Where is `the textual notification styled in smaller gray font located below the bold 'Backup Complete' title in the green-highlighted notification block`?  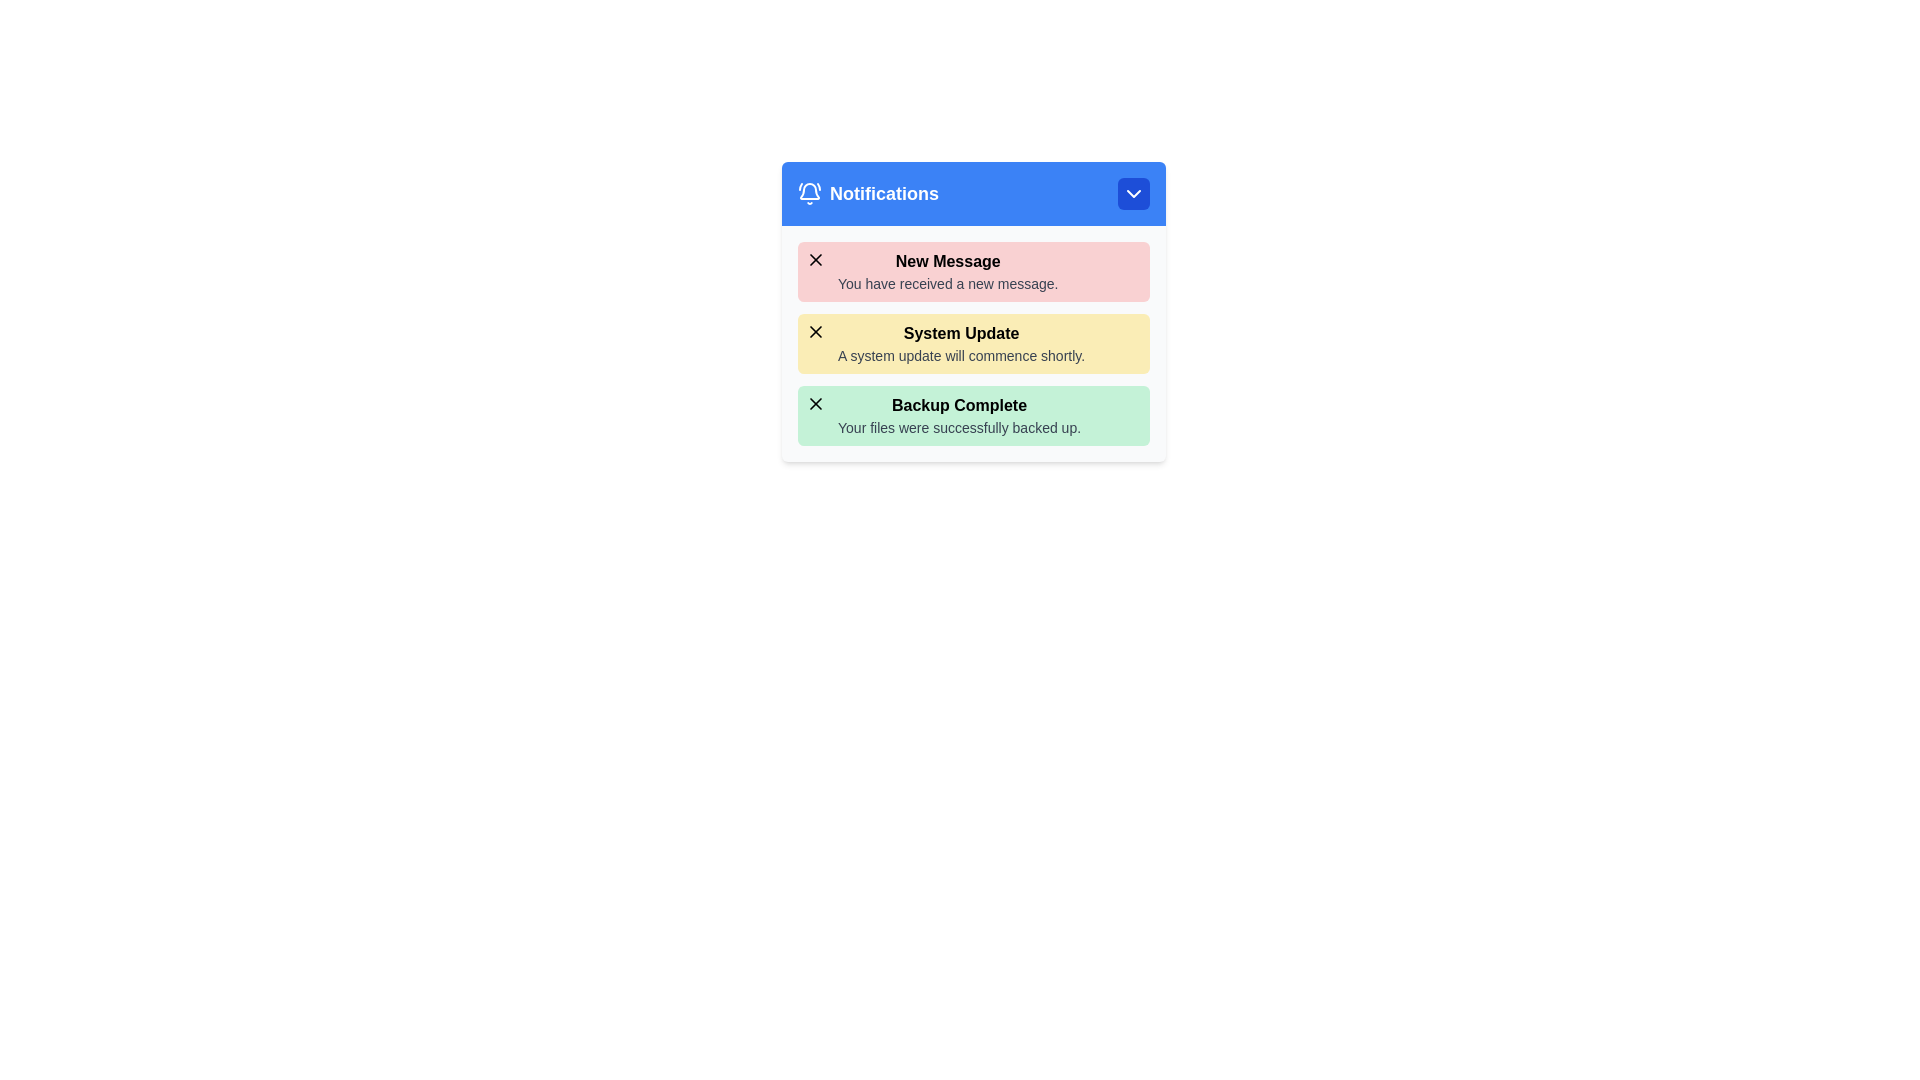 the textual notification styled in smaller gray font located below the bold 'Backup Complete' title in the green-highlighted notification block is located at coordinates (958, 427).